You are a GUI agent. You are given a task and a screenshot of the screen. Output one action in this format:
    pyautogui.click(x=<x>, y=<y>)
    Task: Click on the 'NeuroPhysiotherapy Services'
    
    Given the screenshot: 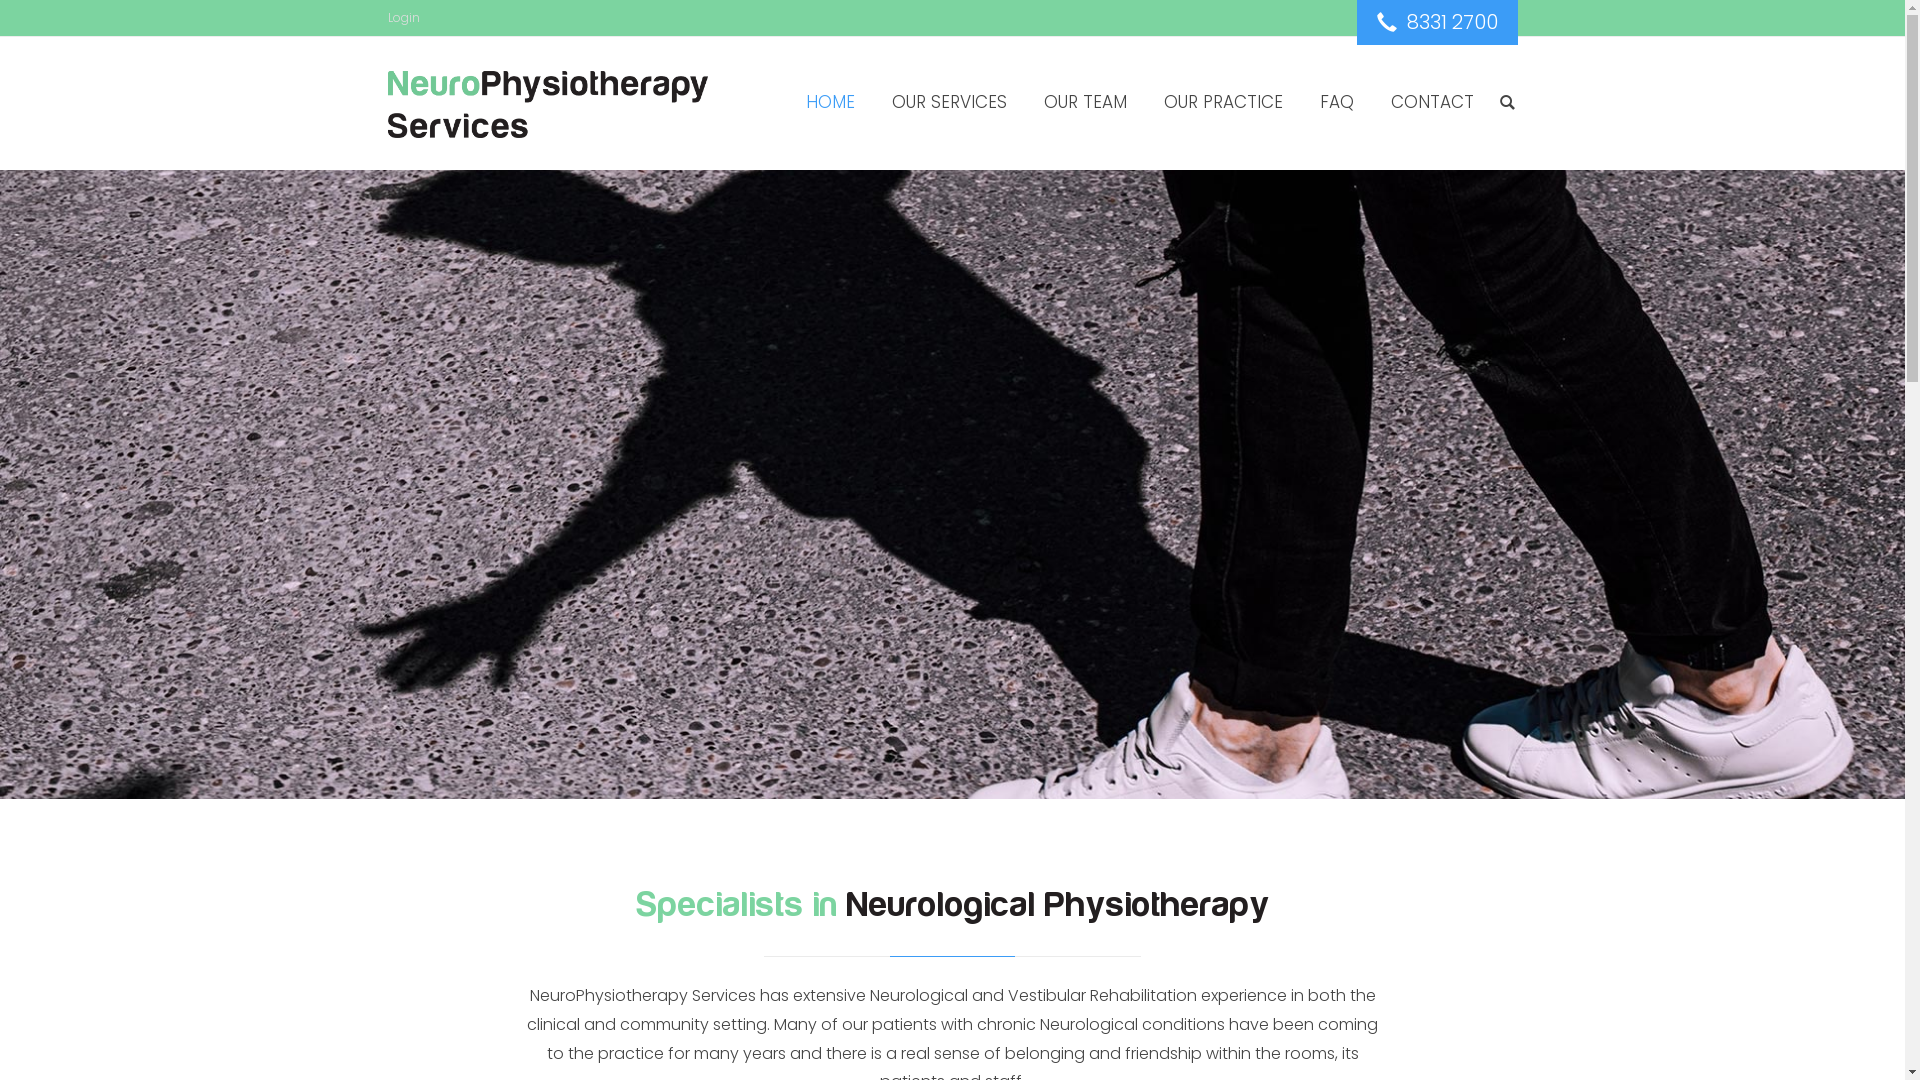 What is the action you would take?
    pyautogui.click(x=547, y=103)
    